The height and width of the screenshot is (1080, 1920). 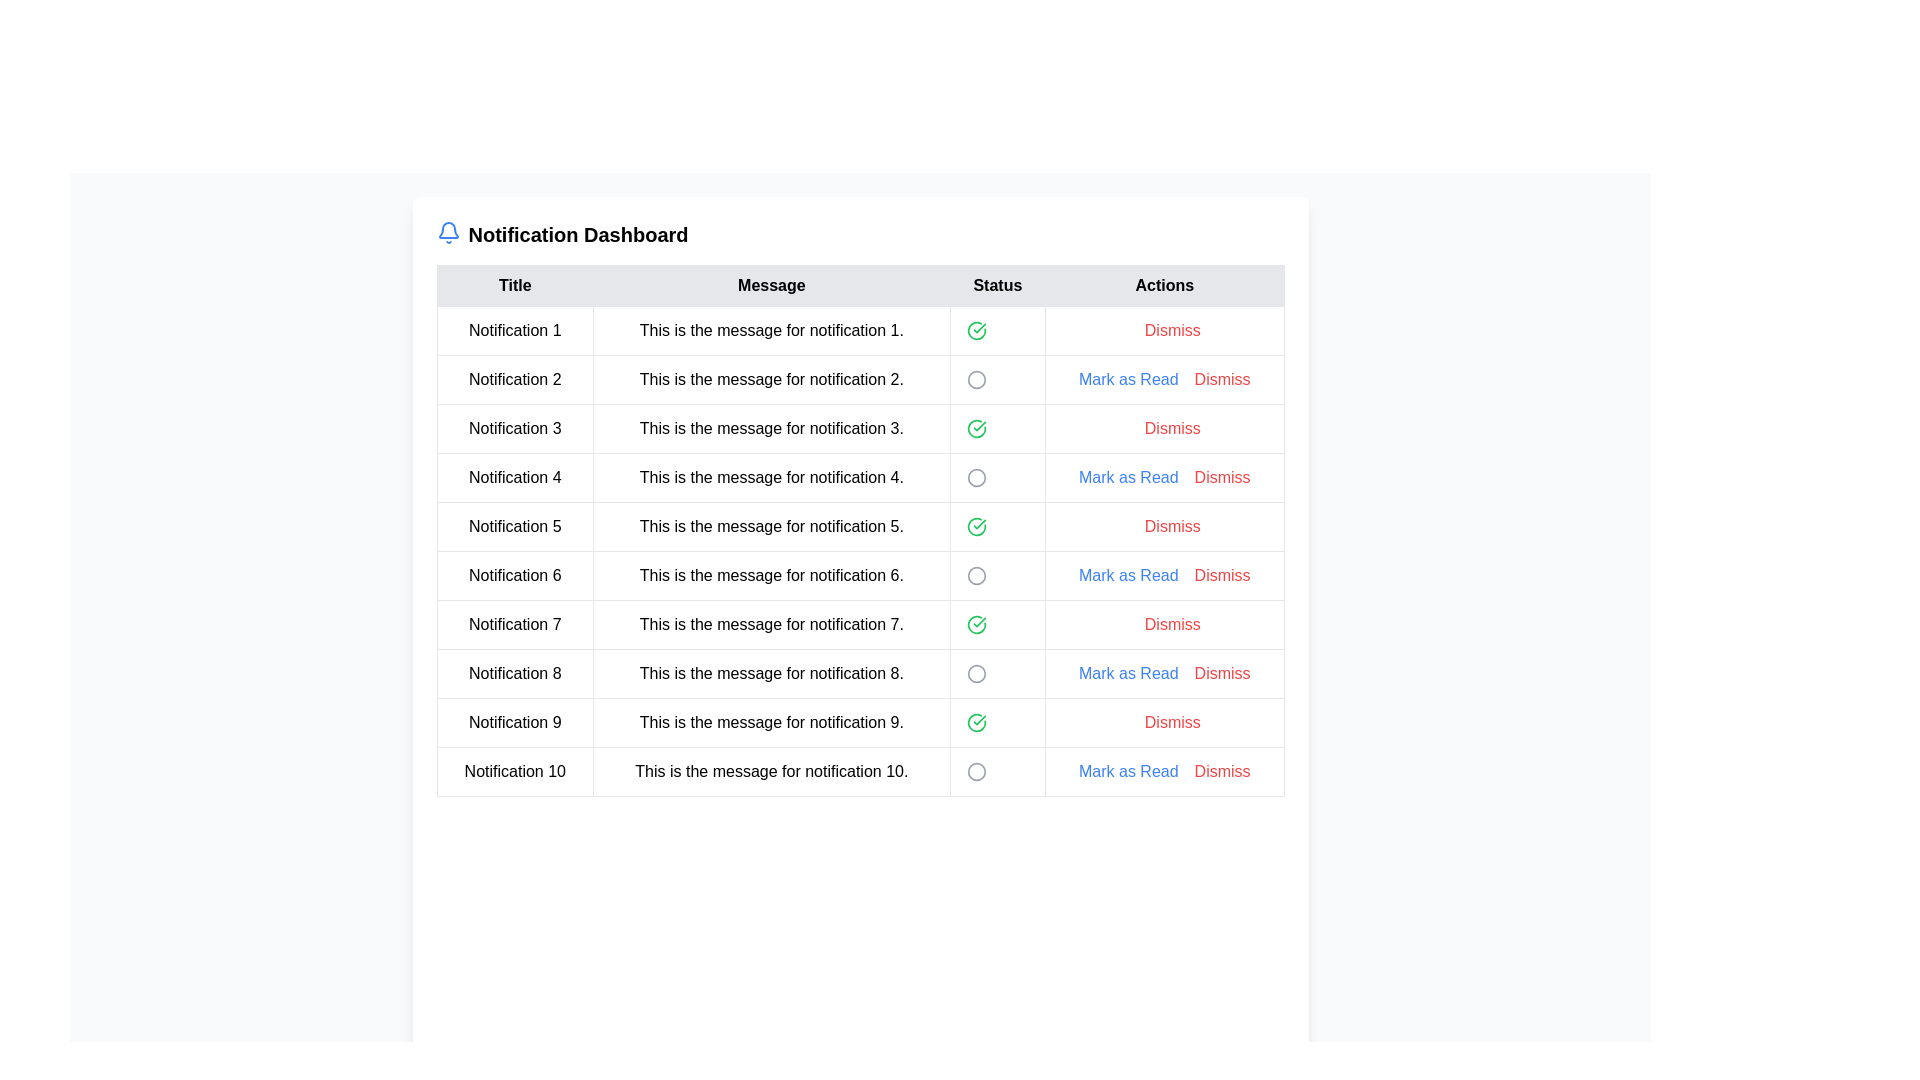 What do you see at coordinates (1172, 722) in the screenshot?
I see `the 'Dismiss' button located in the 'Actions' column of the table` at bounding box center [1172, 722].